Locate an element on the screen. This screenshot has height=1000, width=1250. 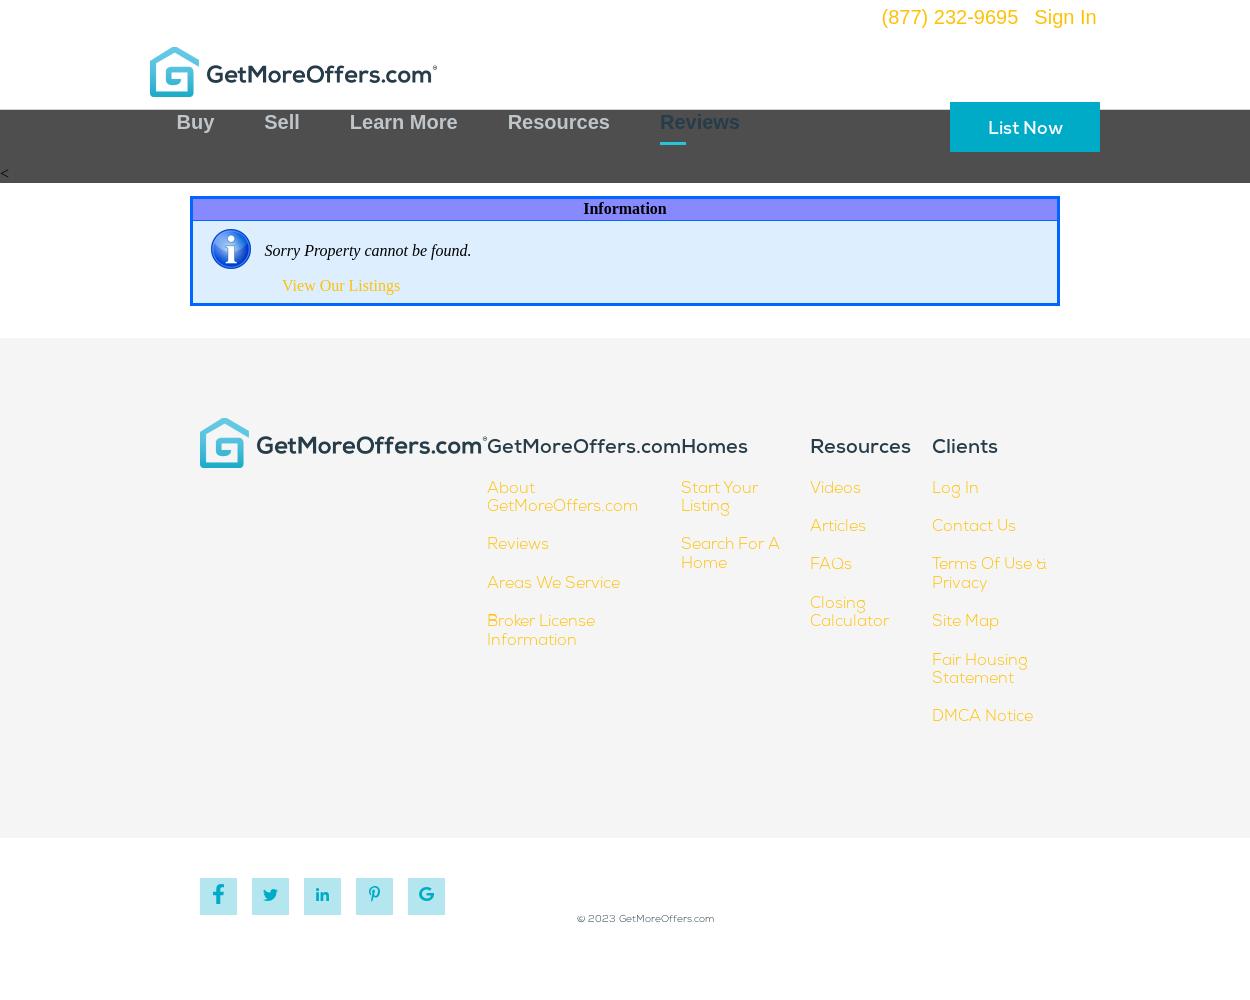
'GetMoreOffers.com' is located at coordinates (485, 447).